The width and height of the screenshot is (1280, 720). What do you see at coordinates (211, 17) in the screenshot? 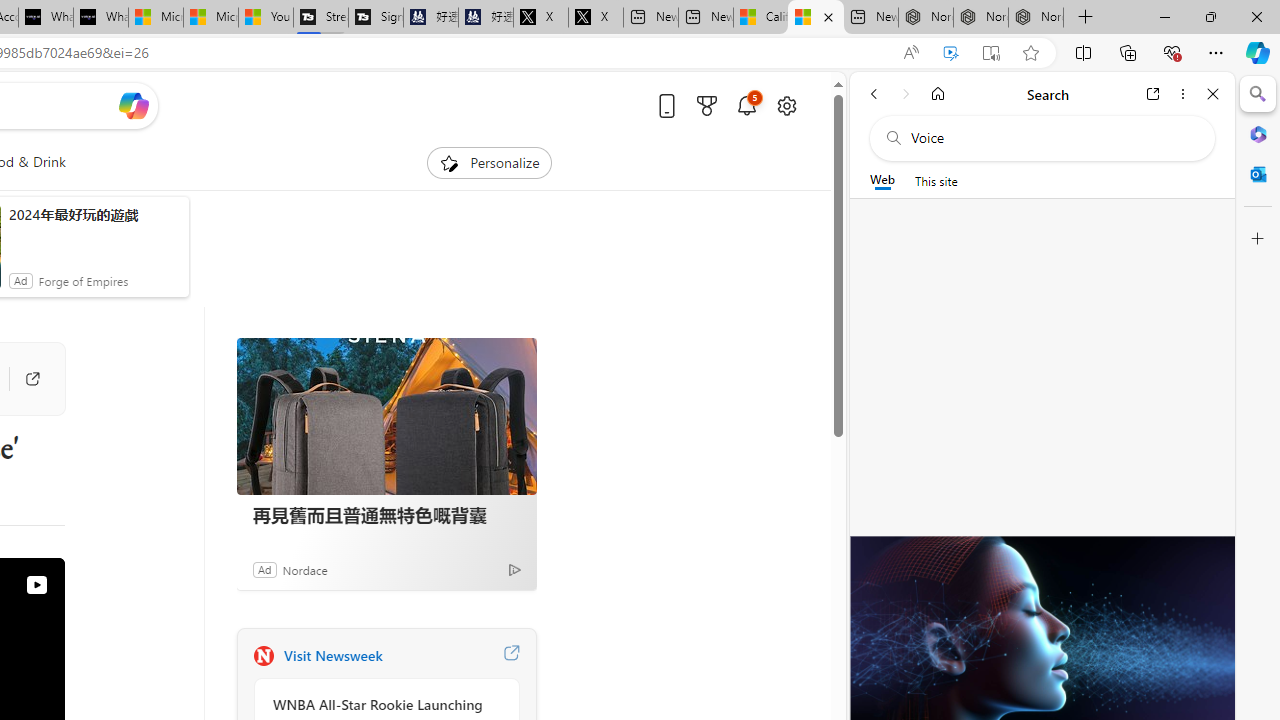
I see `'Microsoft Start'` at bounding box center [211, 17].